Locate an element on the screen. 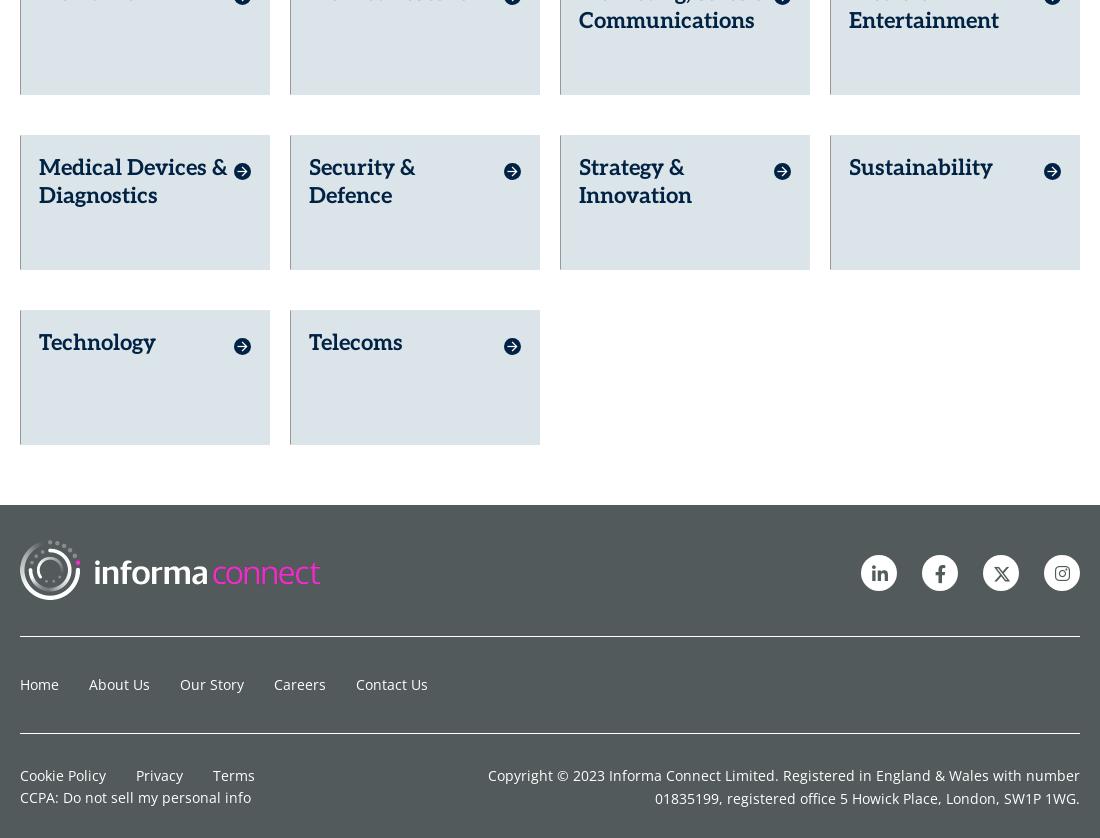 The image size is (1100, 838). 'Telecoms' is located at coordinates (355, 112).